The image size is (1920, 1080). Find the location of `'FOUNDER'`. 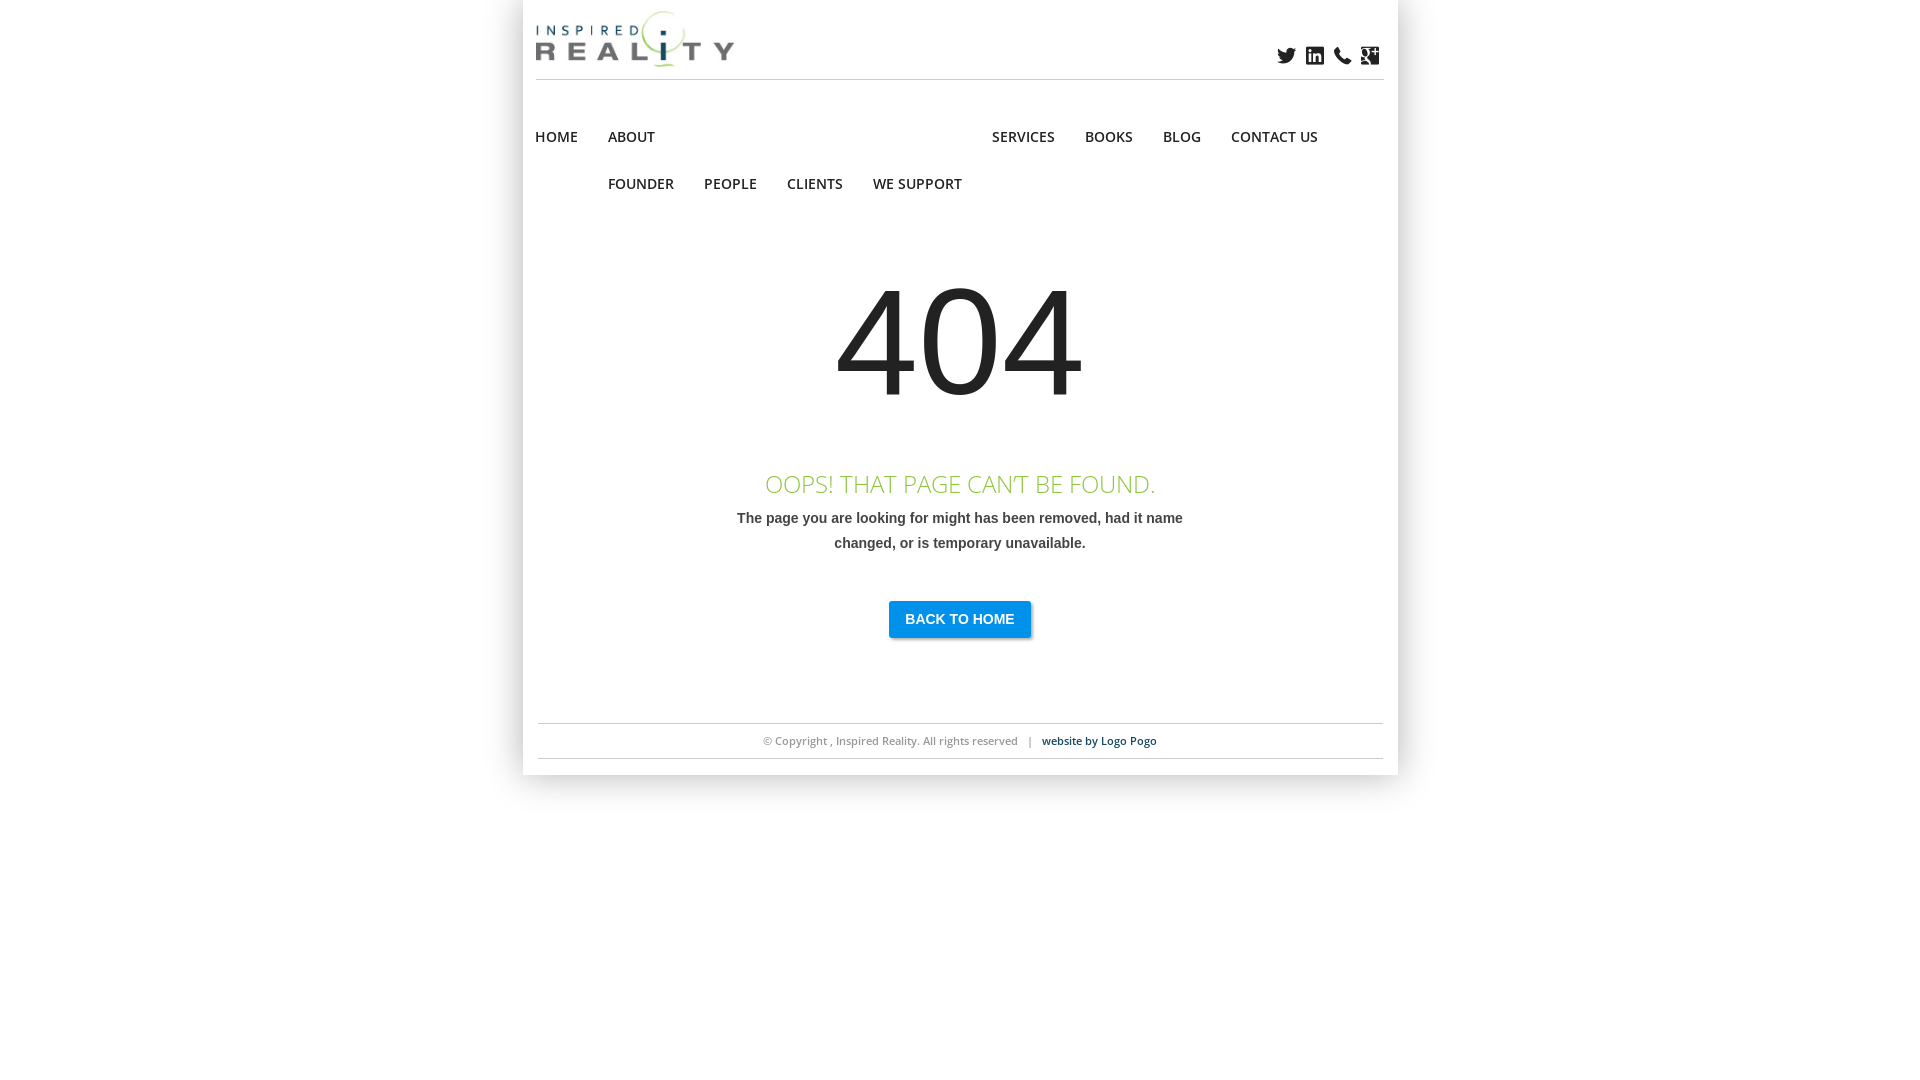

'FOUNDER' is located at coordinates (592, 183).